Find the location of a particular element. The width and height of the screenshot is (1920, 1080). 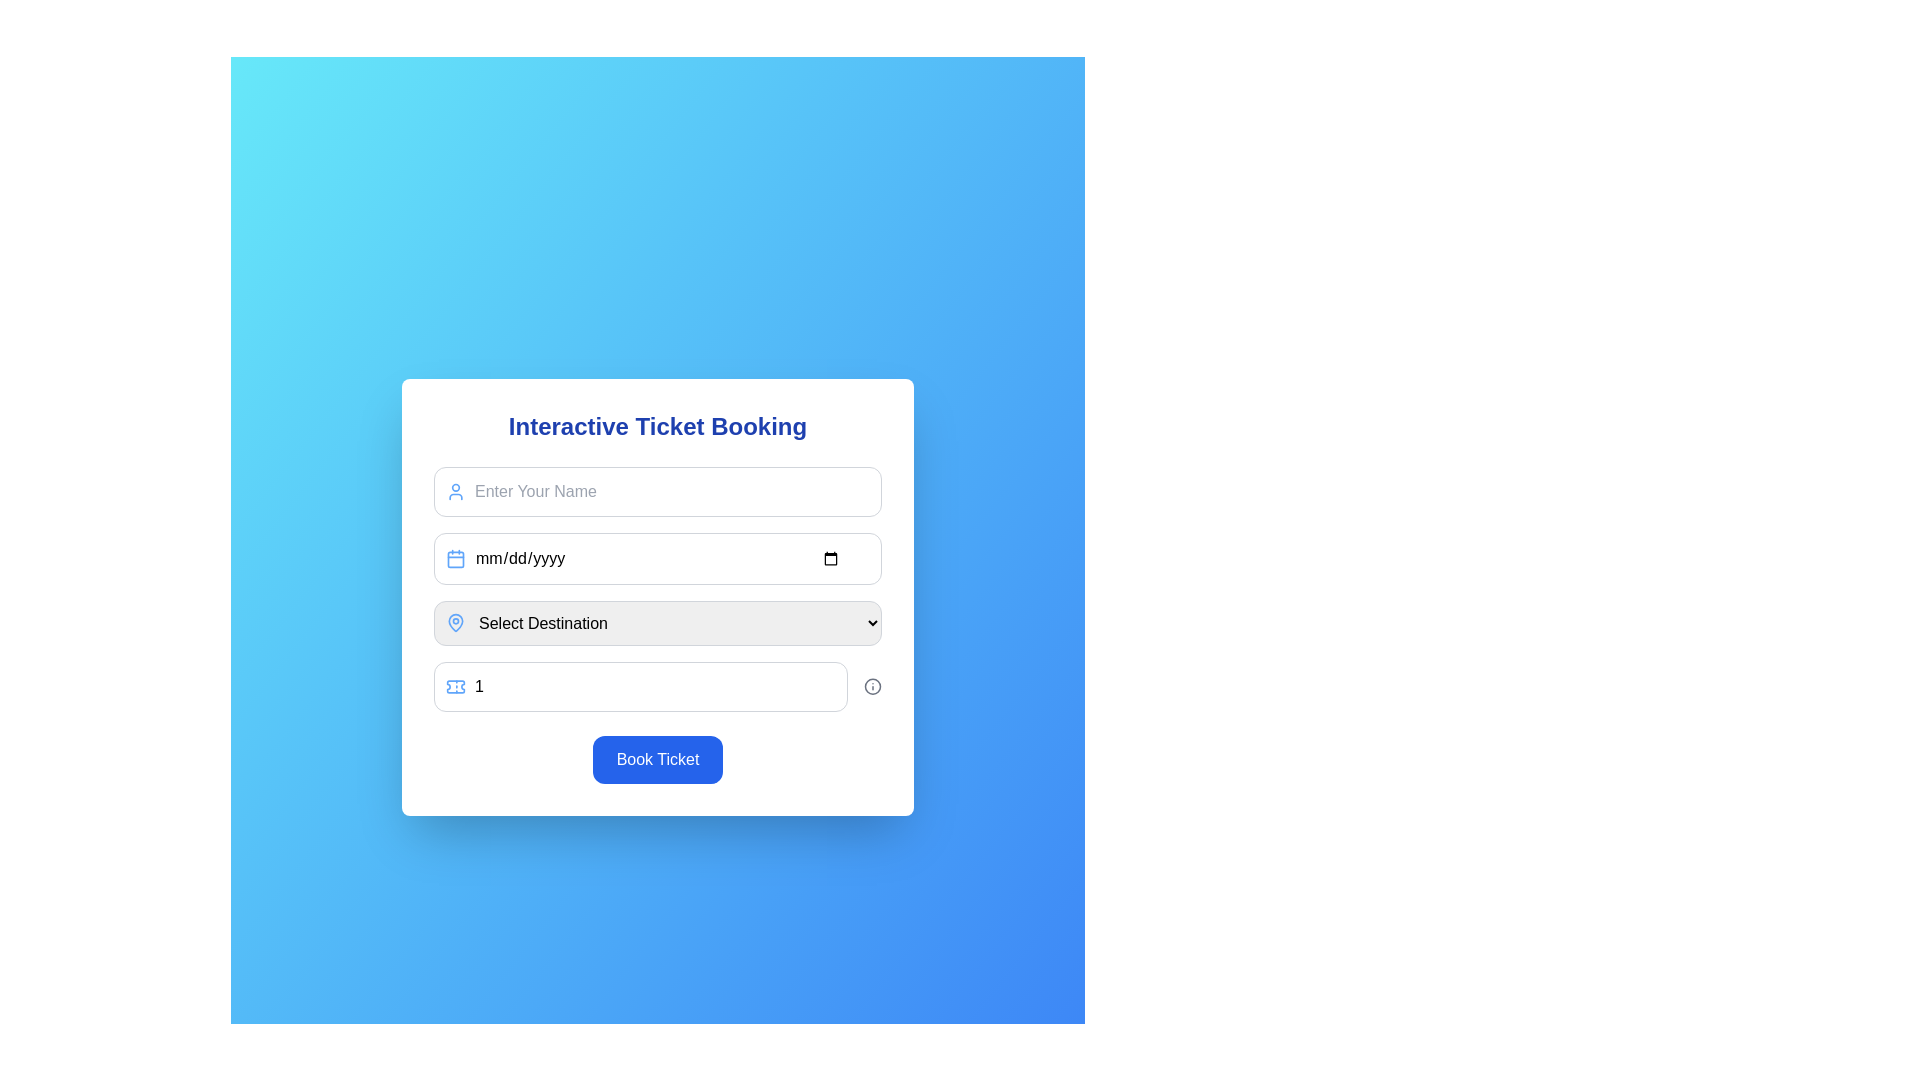

the small gray circular Info Icon located on the right side of the ticket selection row in the interactive ticket booking interface is located at coordinates (872, 685).